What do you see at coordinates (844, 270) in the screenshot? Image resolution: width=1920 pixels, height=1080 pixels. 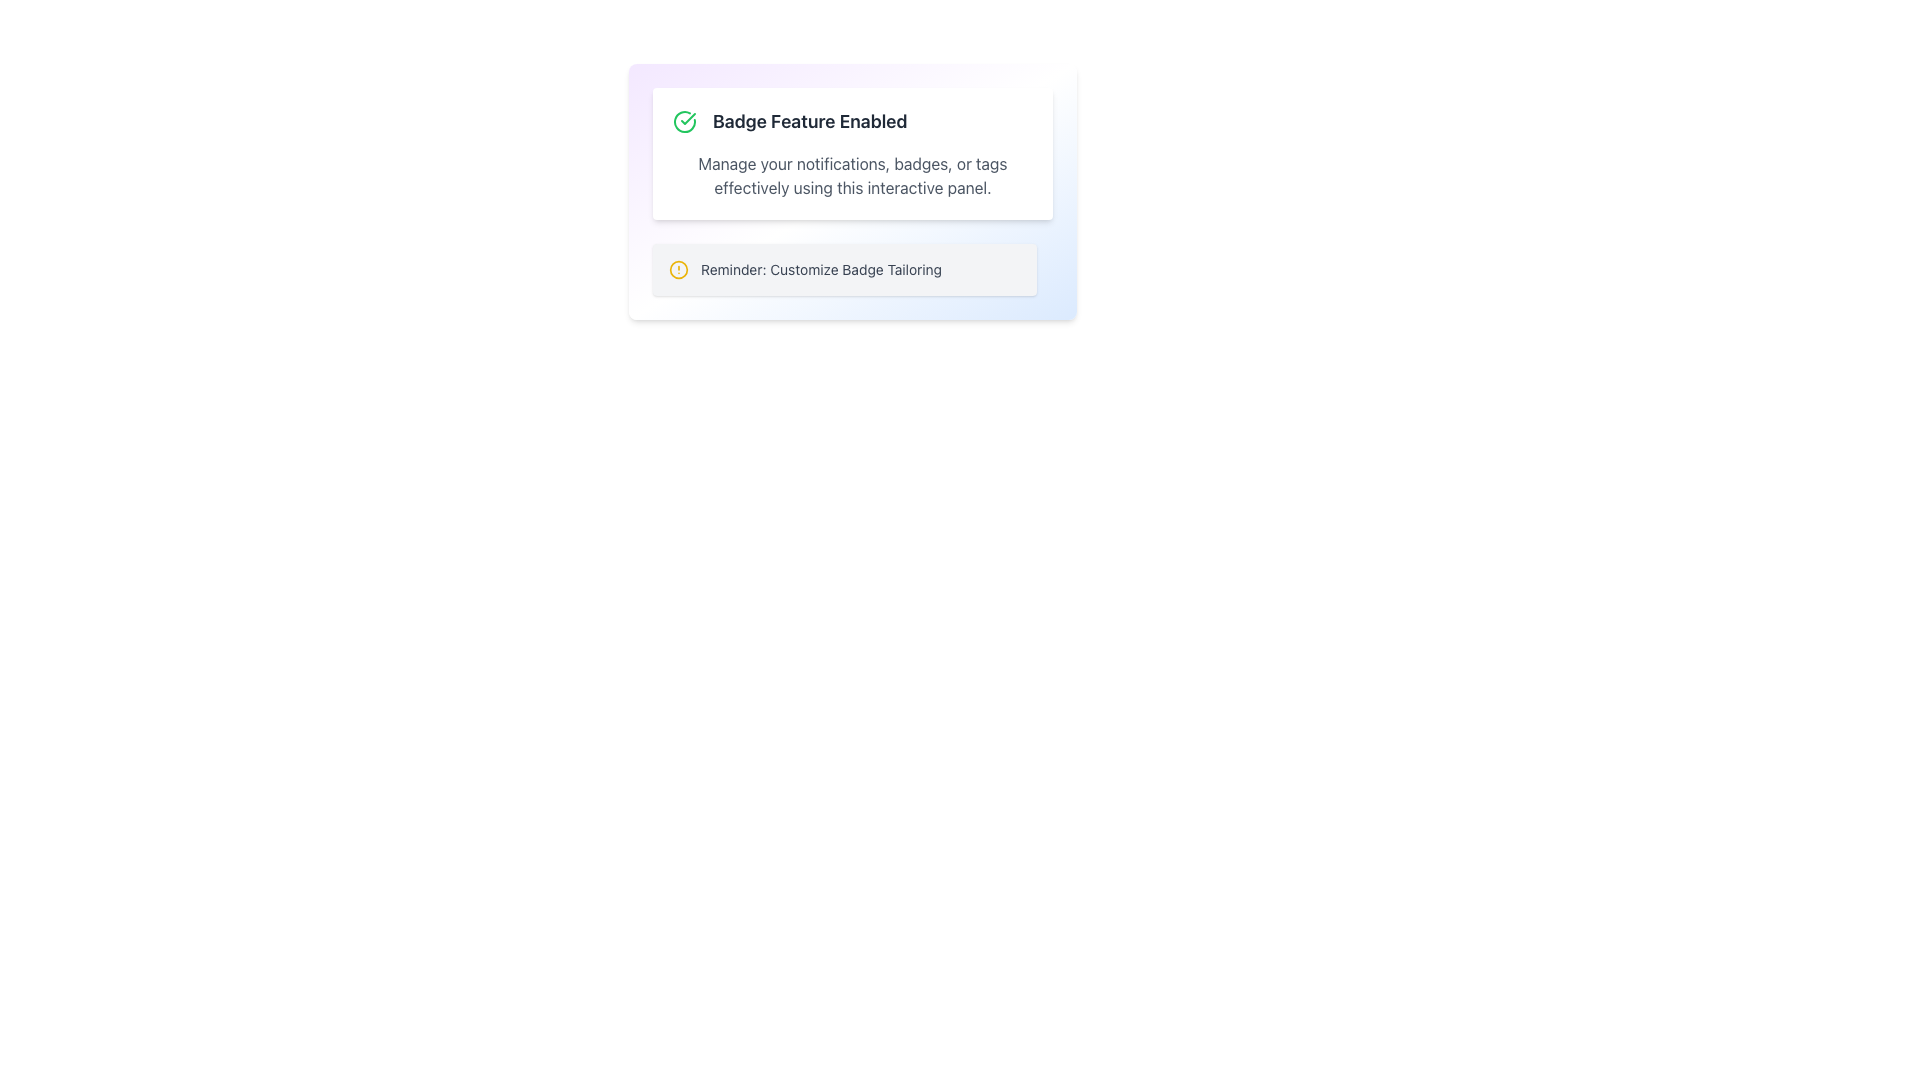 I see `the Notification bar that alerts the user about badge customization, positioned below the text 'Manage your notifications, badges, or tags effectively using this interactive panel.'` at bounding box center [844, 270].